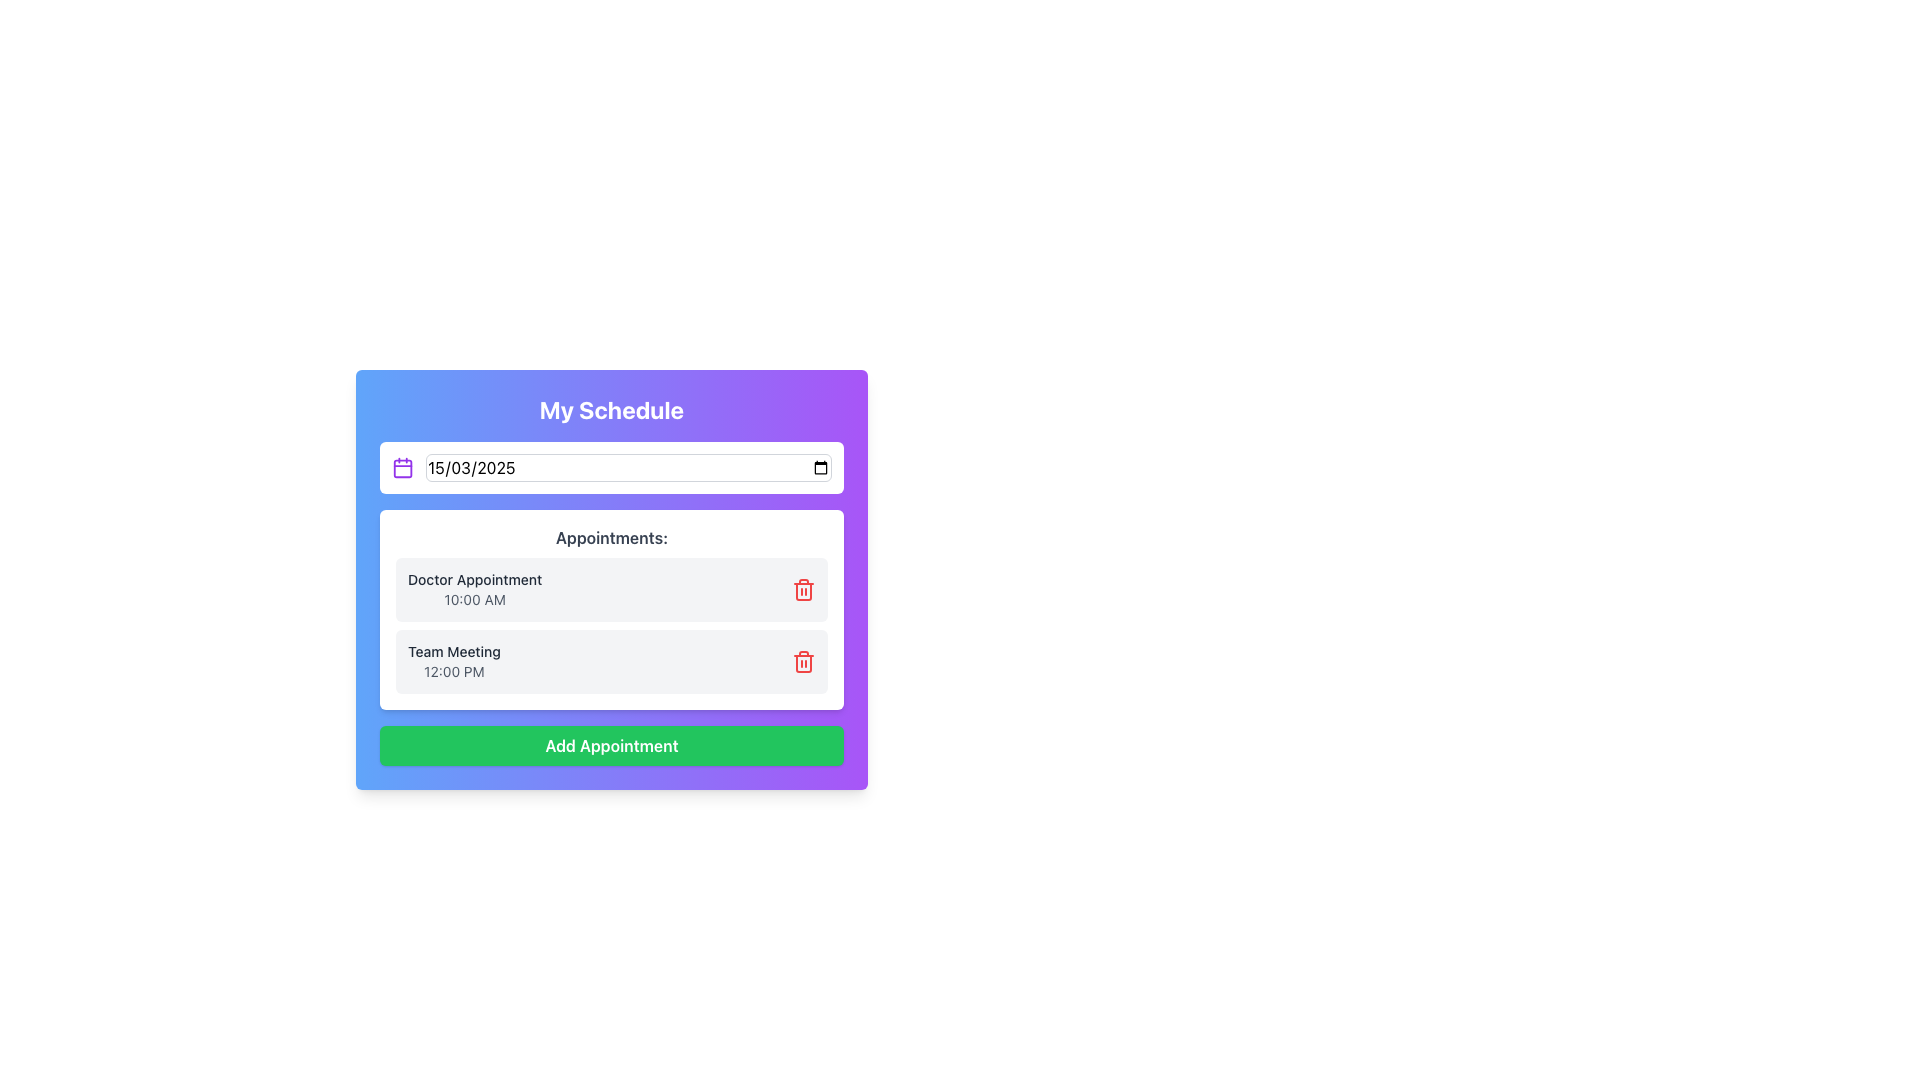 Image resolution: width=1920 pixels, height=1080 pixels. What do you see at coordinates (453, 662) in the screenshot?
I see `text content of the Text Display showing 'Team Meeting' and '12:00 PM', which is located in the second appointment card under the 'Appointments' section of the 'My Schedule' interface` at bounding box center [453, 662].